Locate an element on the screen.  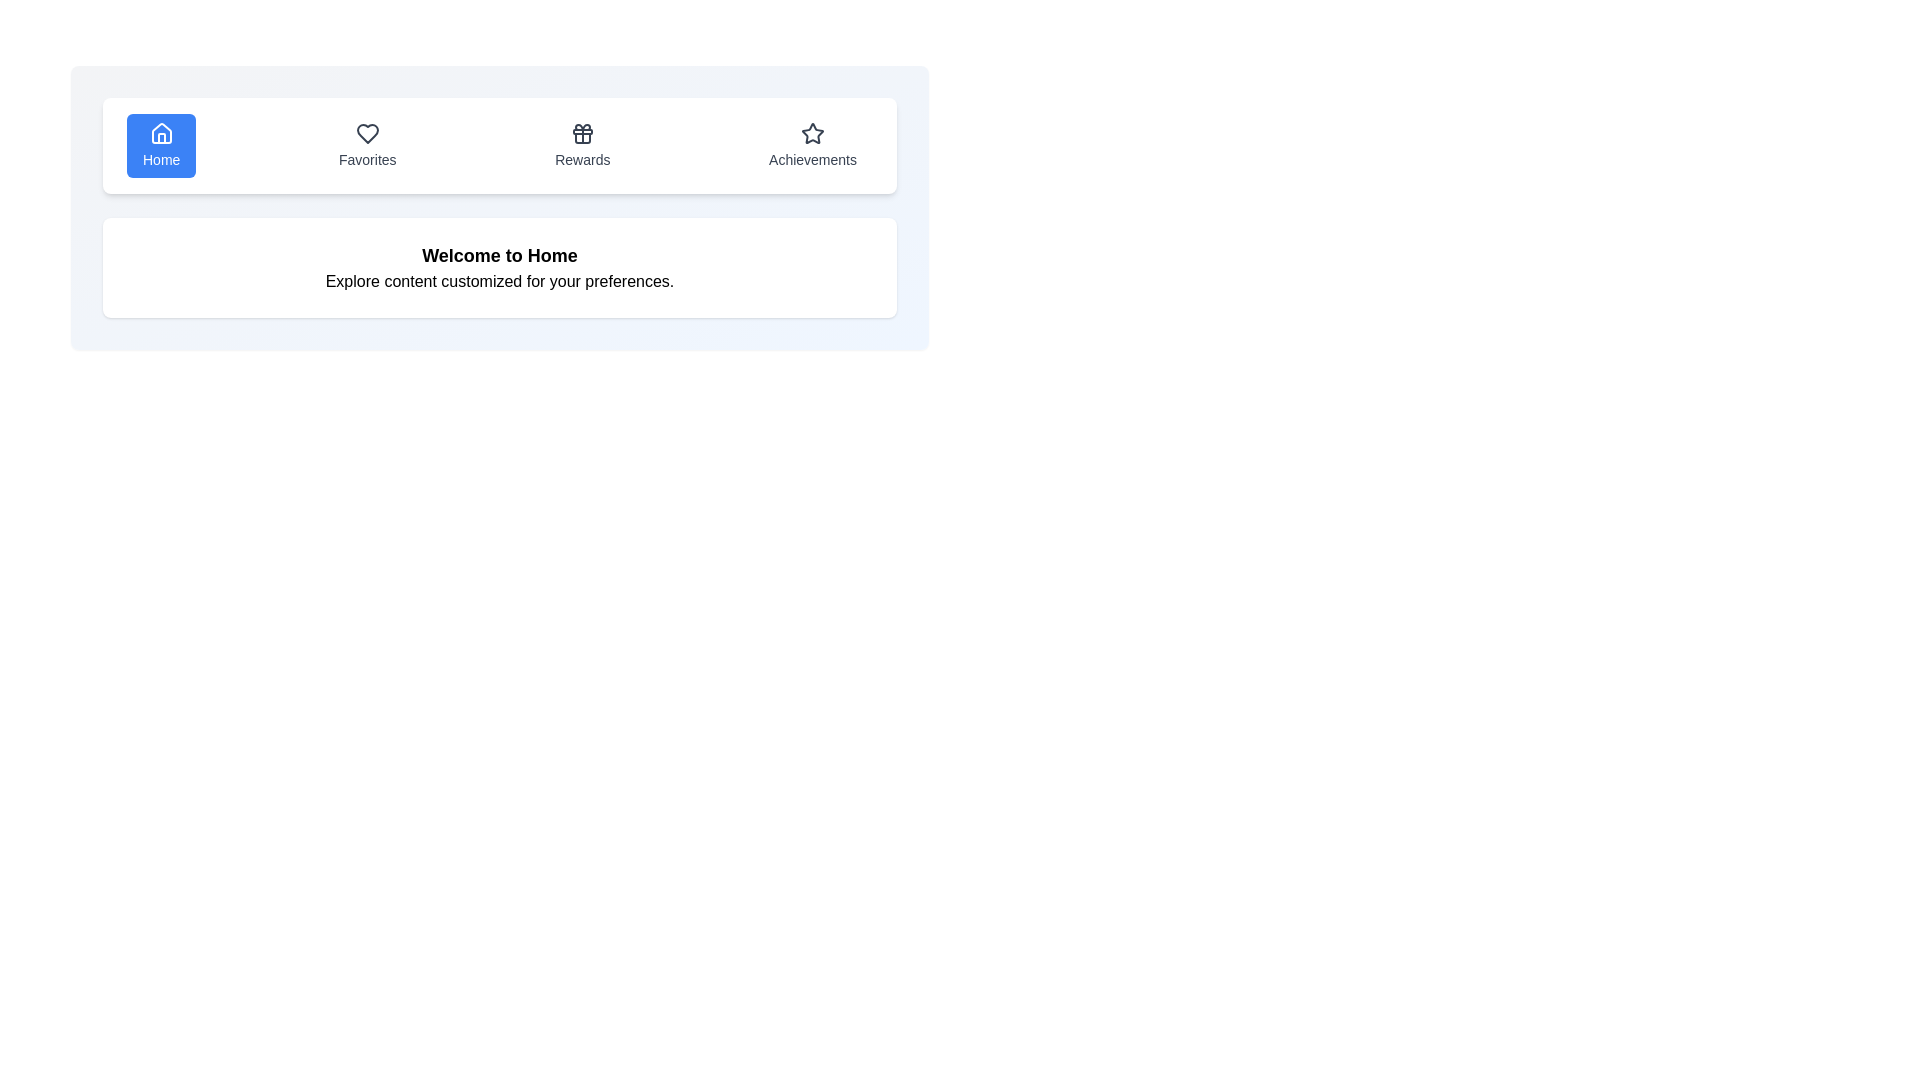
the horizontal rectangular bar inside the Rewards icon, which is the third icon in the navigation menu at the top-center of the layout is located at coordinates (581, 131).